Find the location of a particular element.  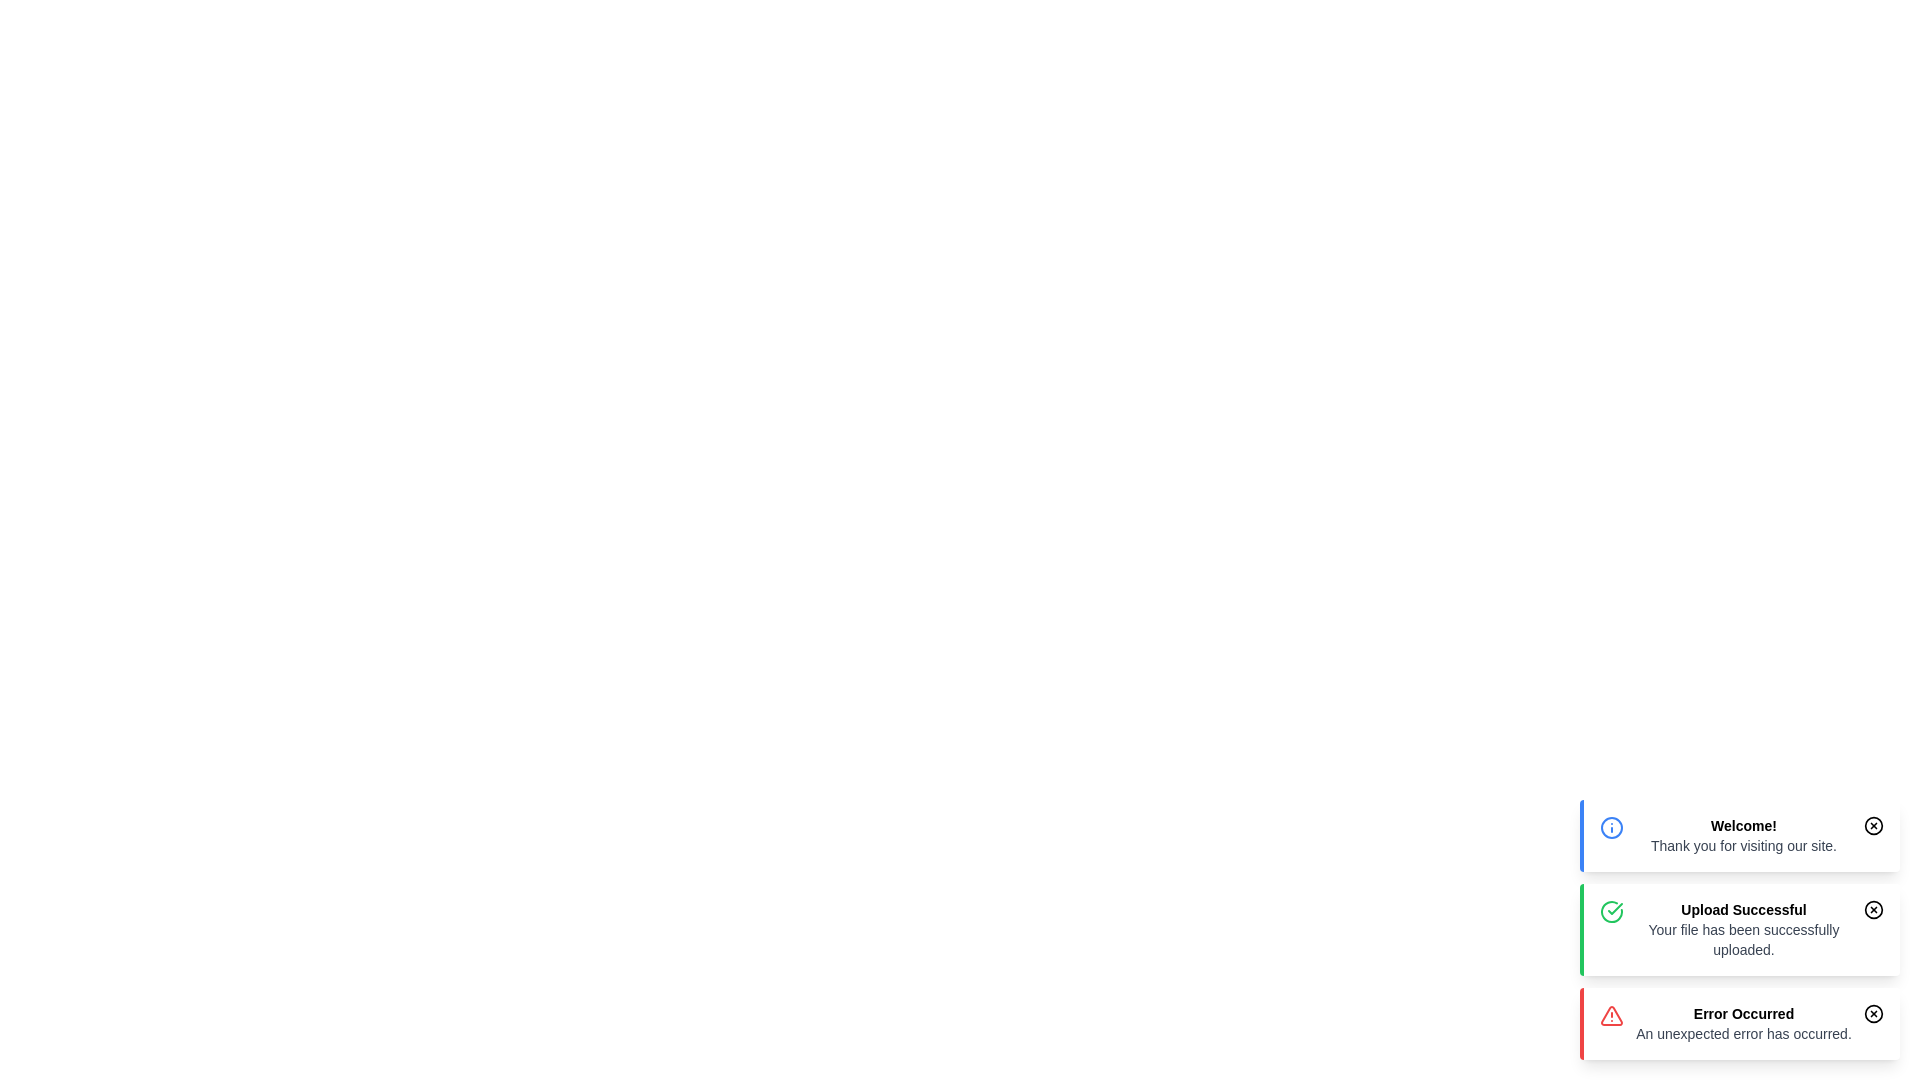

the checkmark icon indicating successful upload completion within the 'Upload Successful' notification card is located at coordinates (1615, 909).